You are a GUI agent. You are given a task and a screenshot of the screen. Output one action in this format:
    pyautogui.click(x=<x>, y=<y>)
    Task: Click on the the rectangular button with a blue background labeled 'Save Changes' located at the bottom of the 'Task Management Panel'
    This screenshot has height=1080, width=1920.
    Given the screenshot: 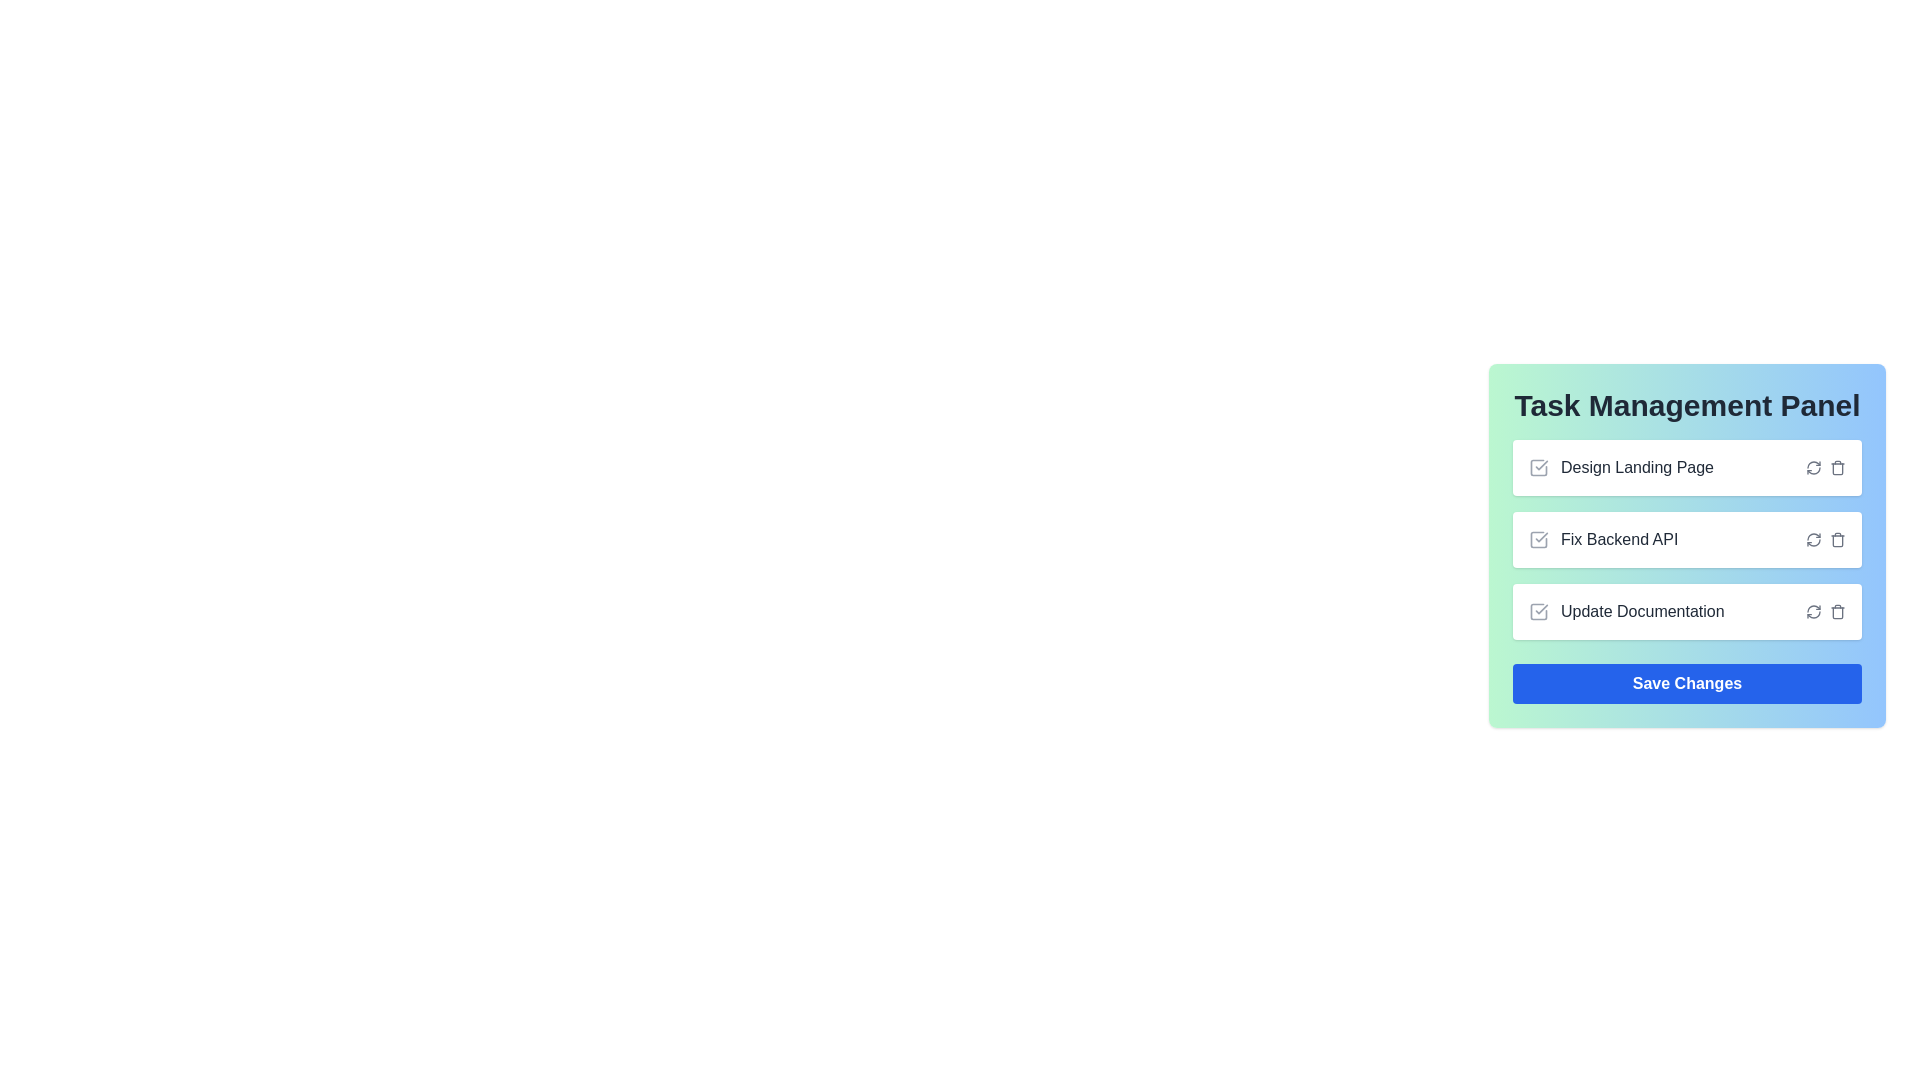 What is the action you would take?
    pyautogui.click(x=1686, y=682)
    